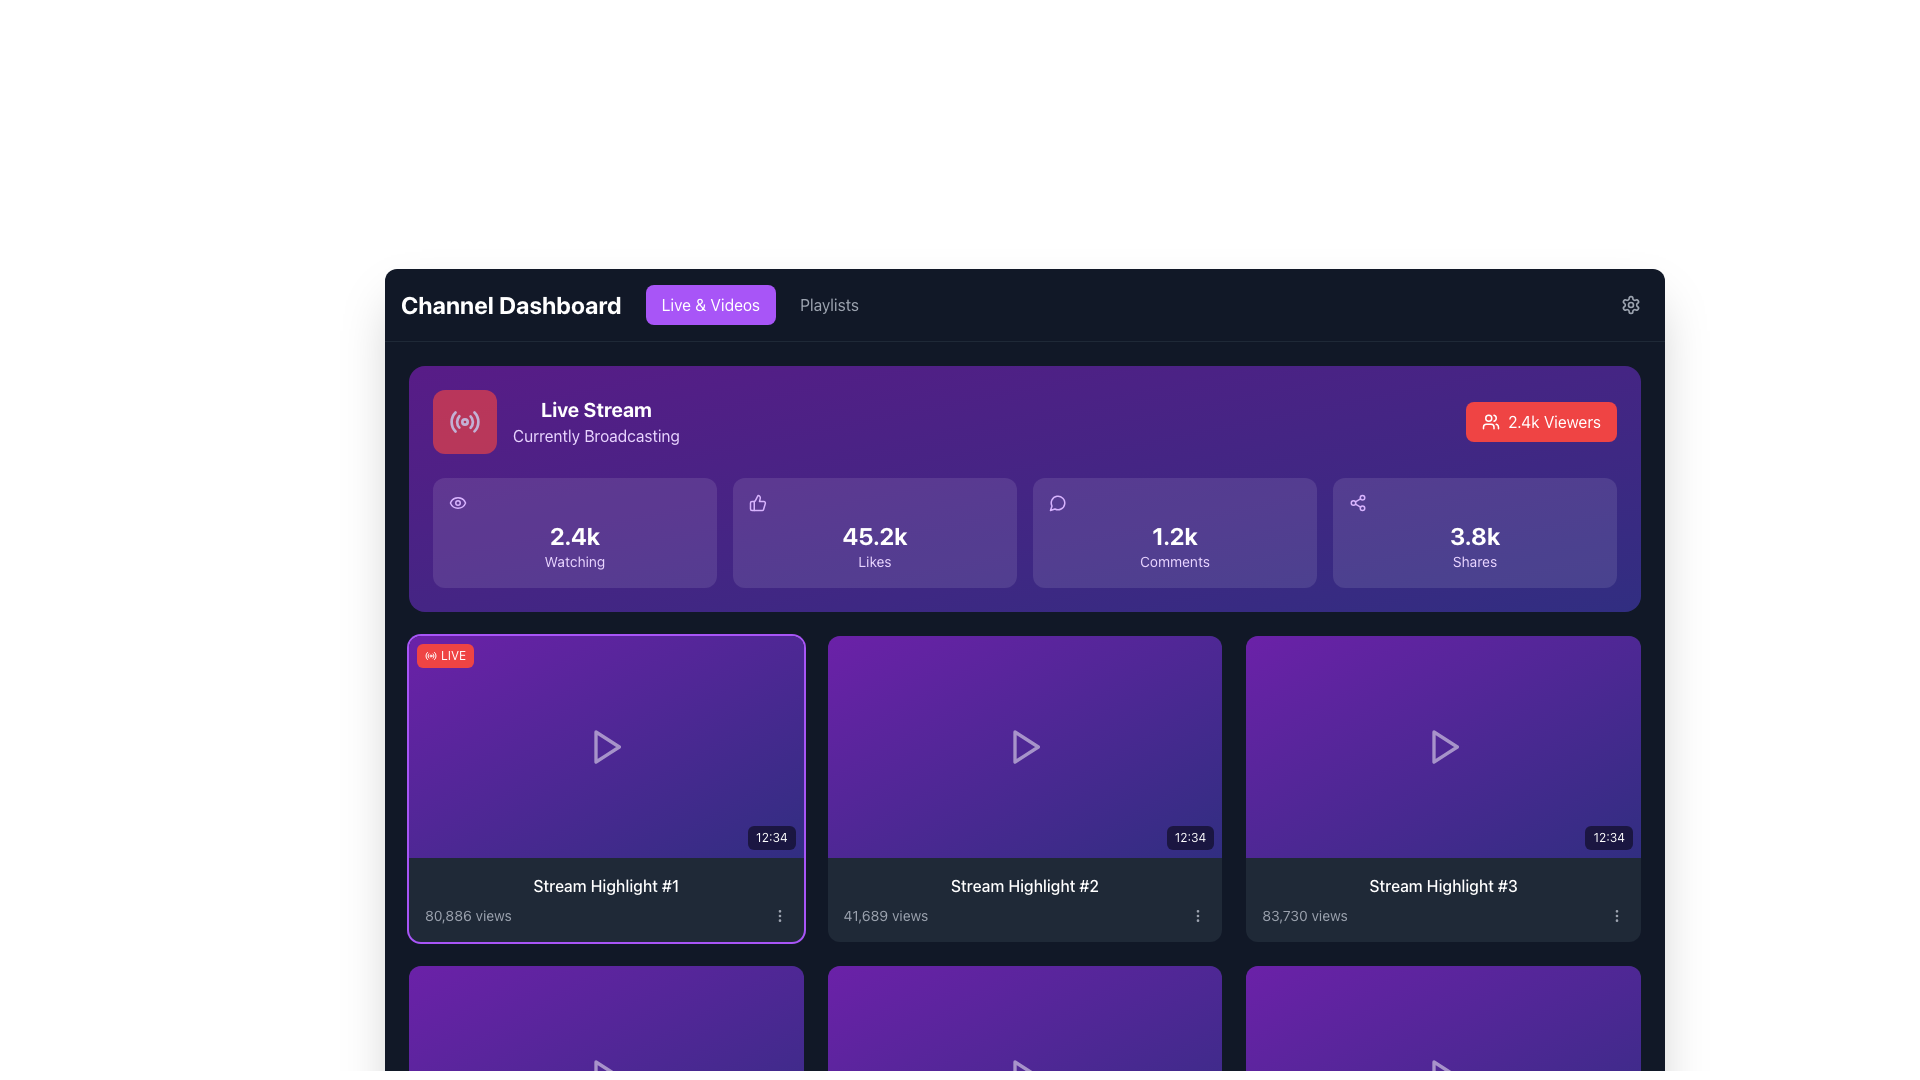  What do you see at coordinates (1631, 304) in the screenshot?
I see `the settings icon located` at bounding box center [1631, 304].